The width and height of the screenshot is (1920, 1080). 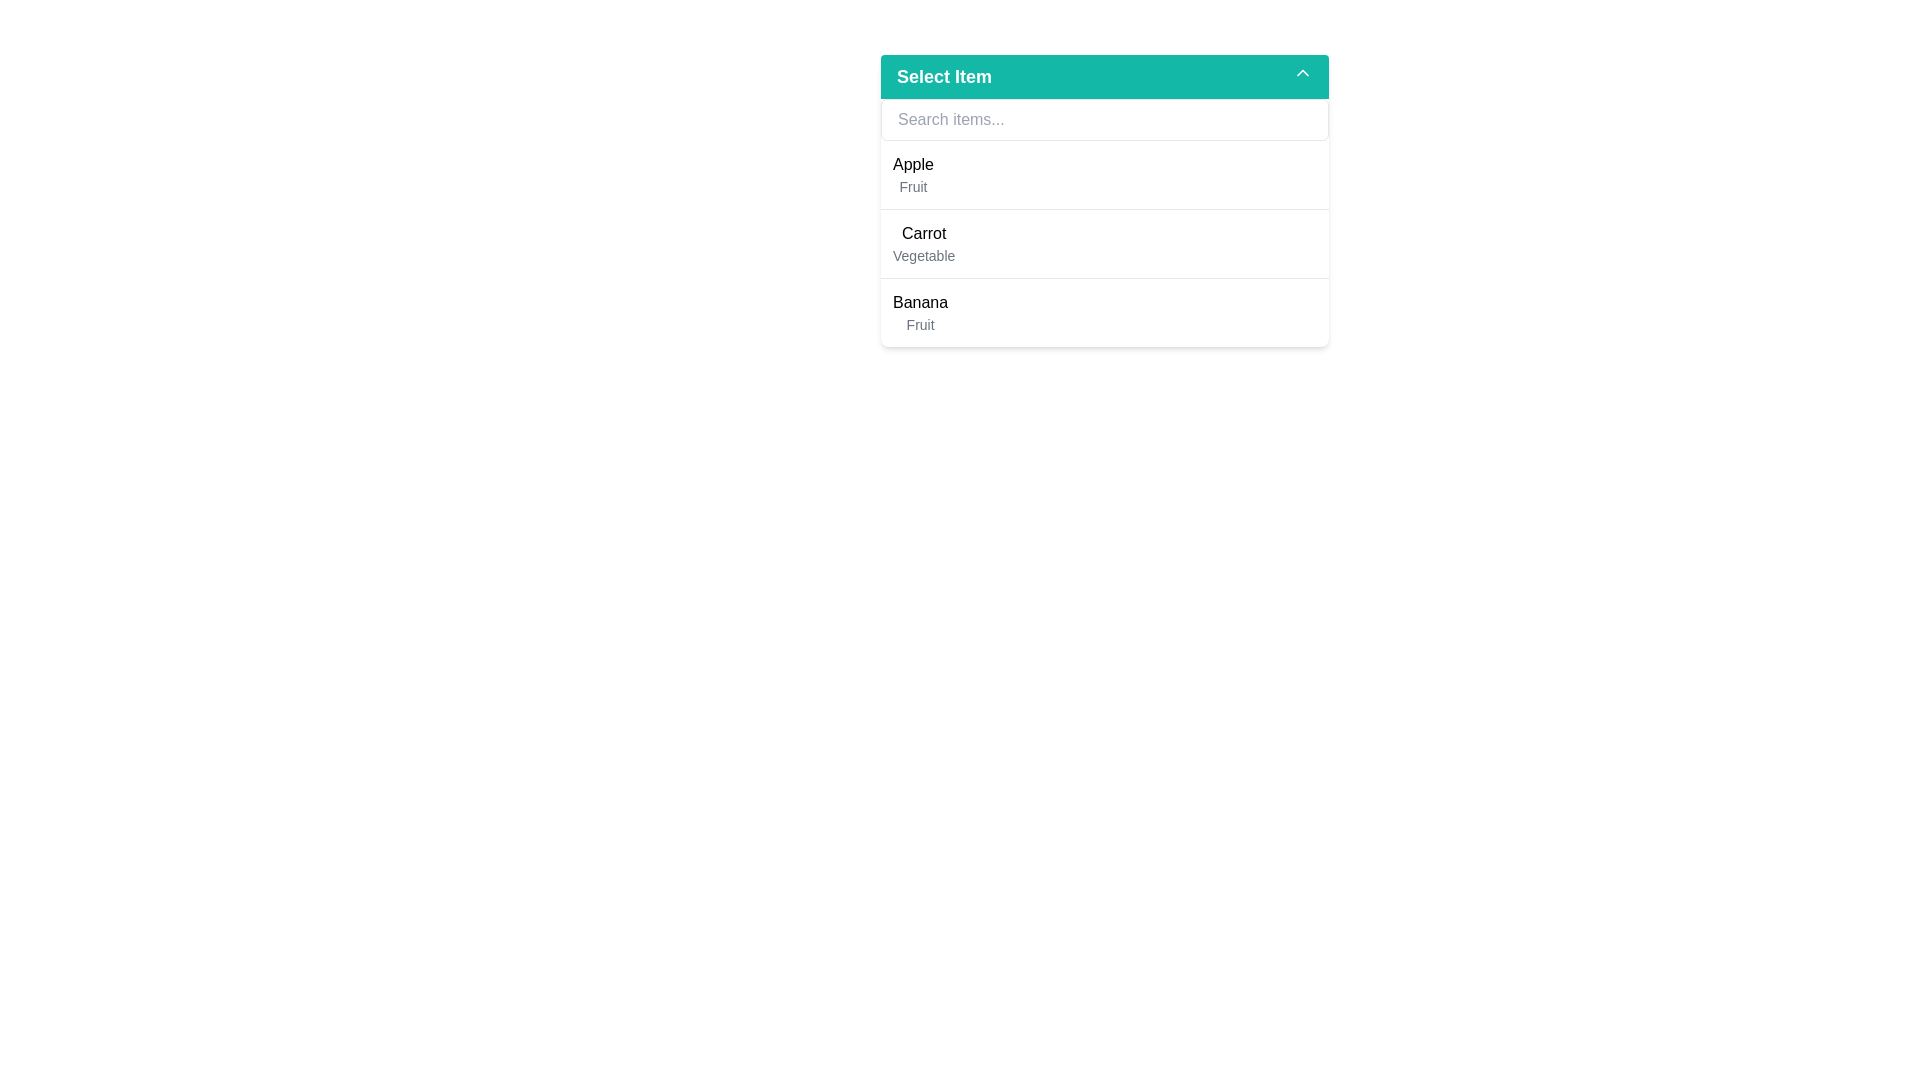 I want to click on the static text label 'Fruit' located below the 'Banana' entry in the 'Select Item' dropdown menu, so click(x=919, y=323).